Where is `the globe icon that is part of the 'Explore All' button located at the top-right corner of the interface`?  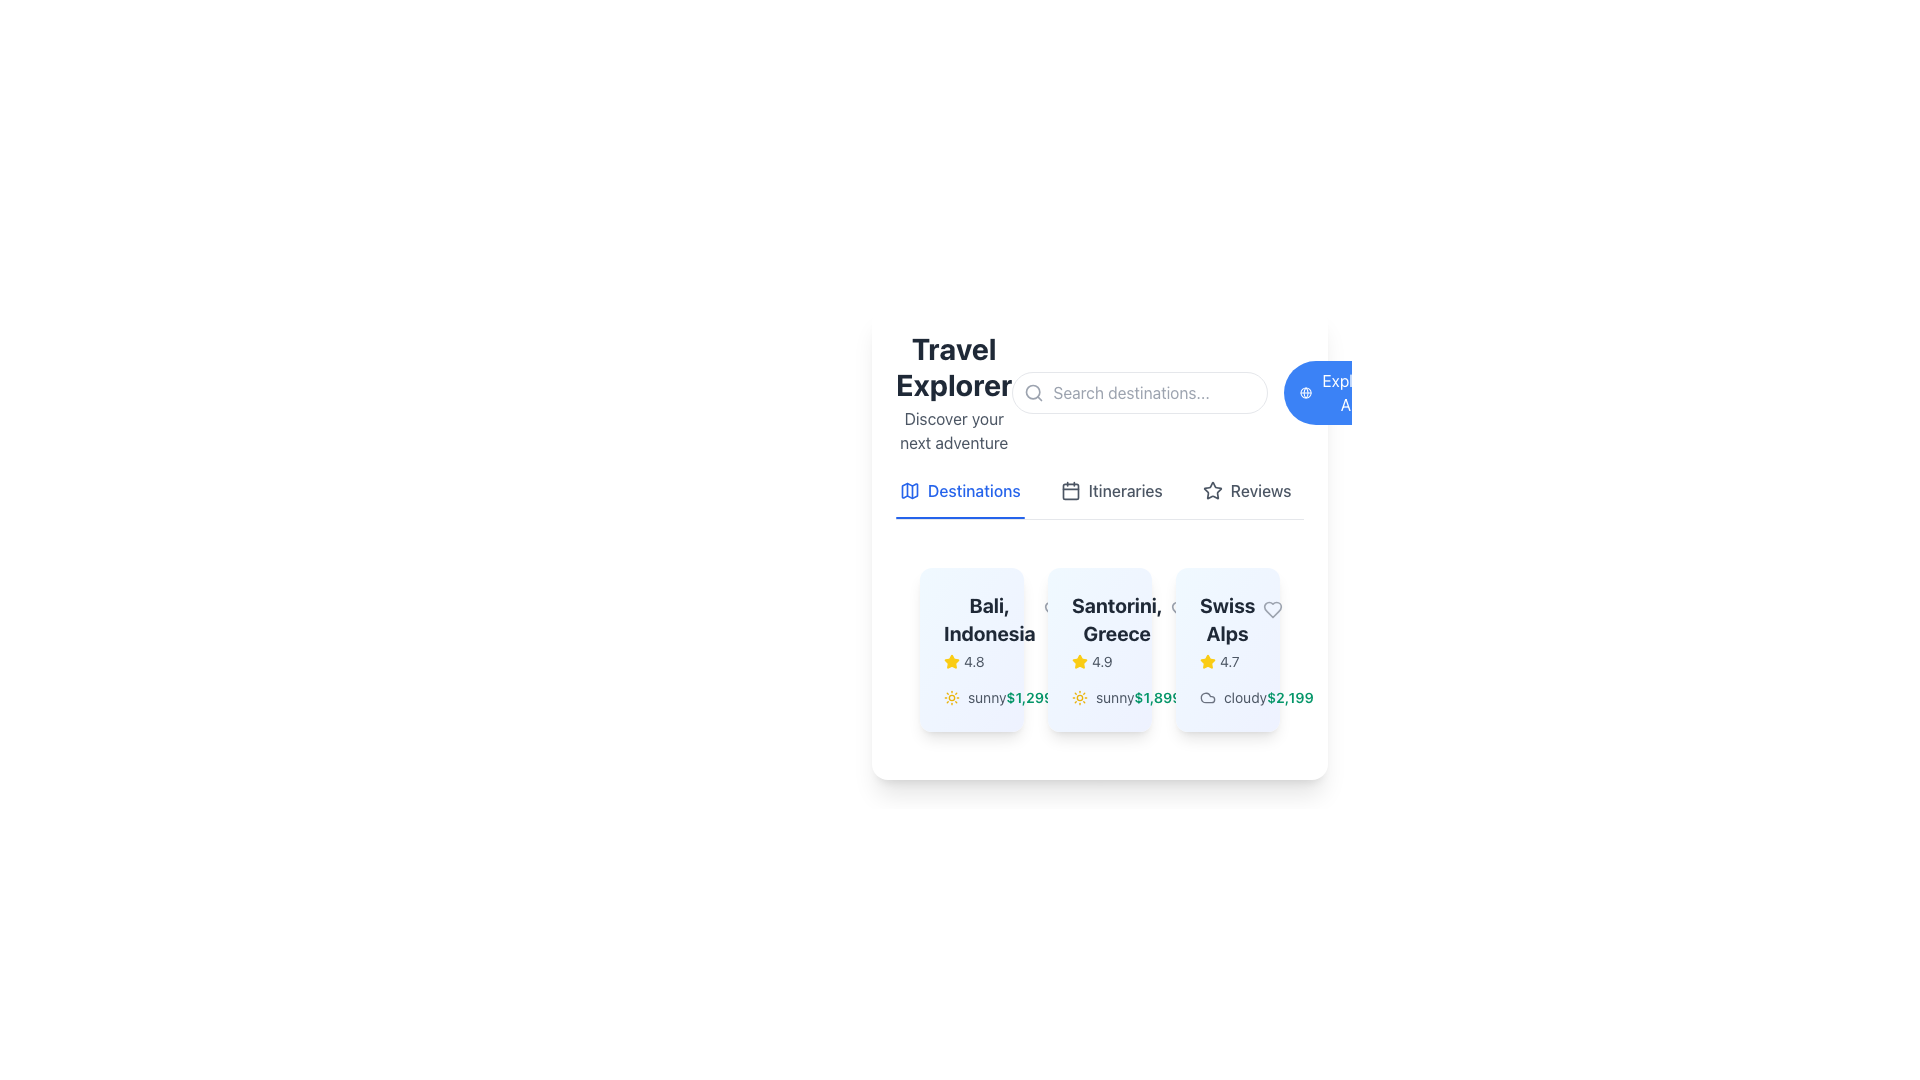
the globe icon that is part of the 'Explore All' button located at the top-right corner of the interface is located at coordinates (1306, 393).